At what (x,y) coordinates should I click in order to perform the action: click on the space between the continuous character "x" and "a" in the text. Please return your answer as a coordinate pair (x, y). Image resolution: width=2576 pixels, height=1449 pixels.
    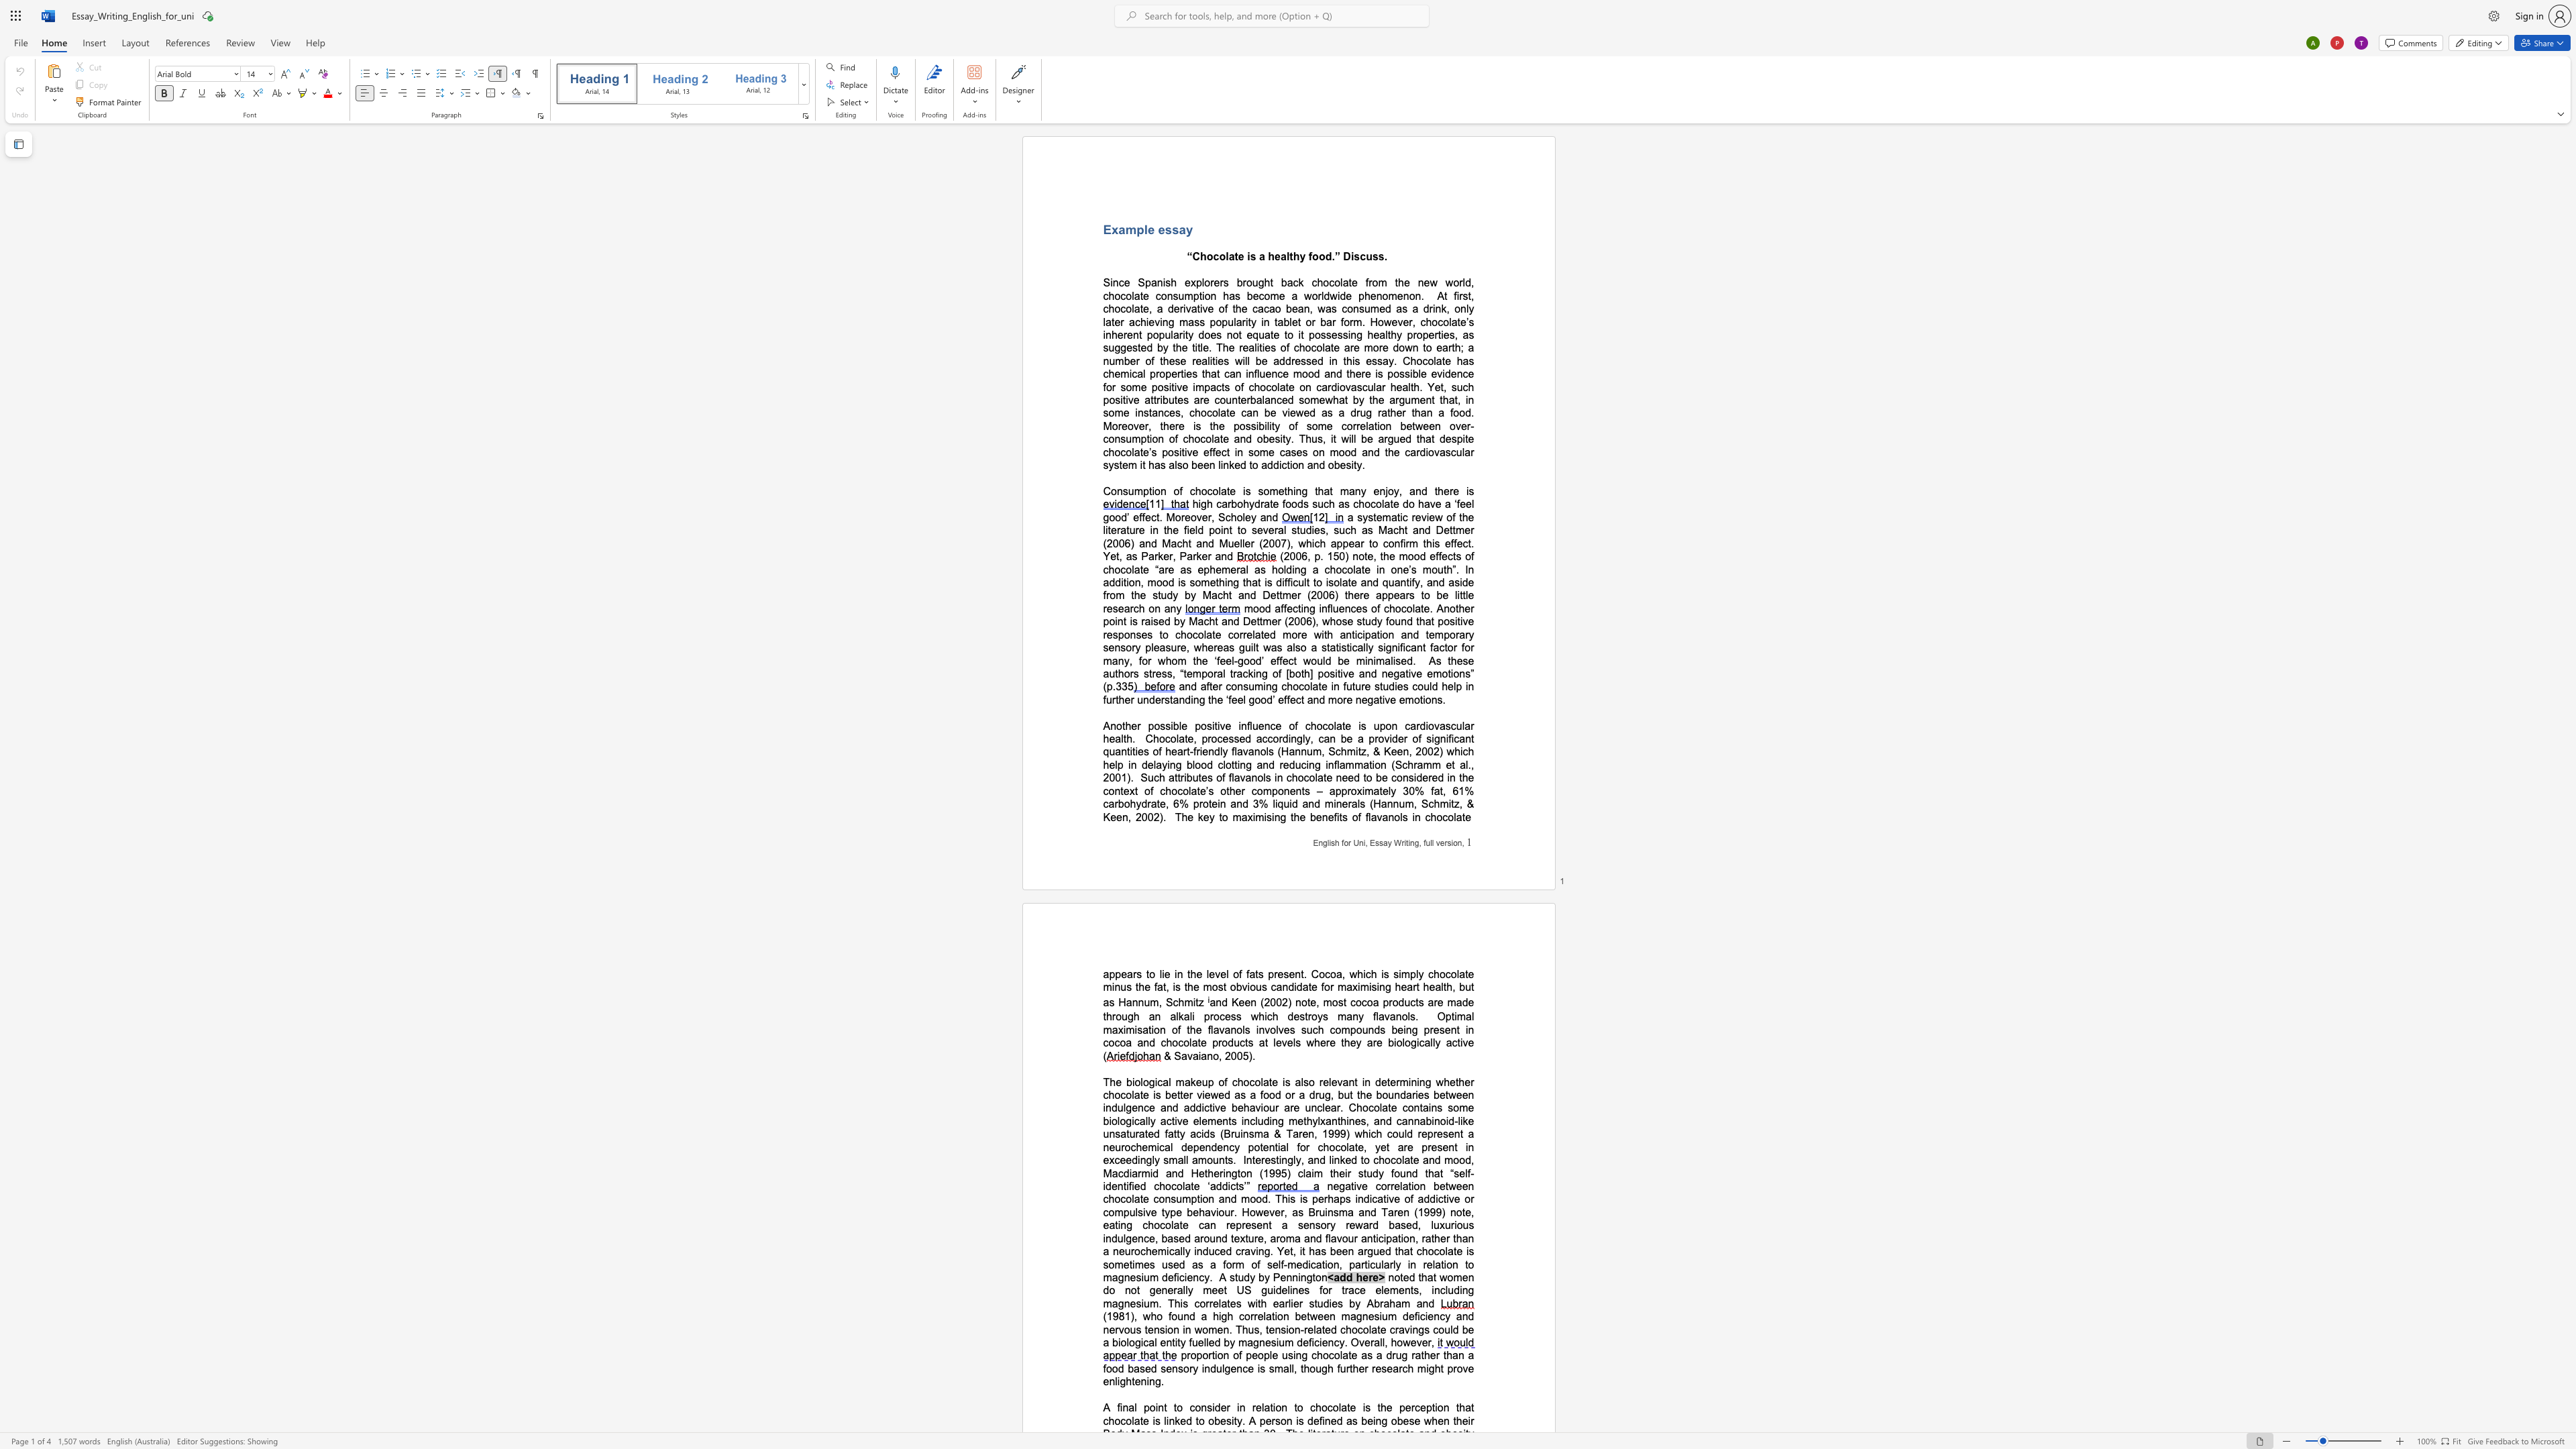
    Looking at the image, I should click on (1118, 229).